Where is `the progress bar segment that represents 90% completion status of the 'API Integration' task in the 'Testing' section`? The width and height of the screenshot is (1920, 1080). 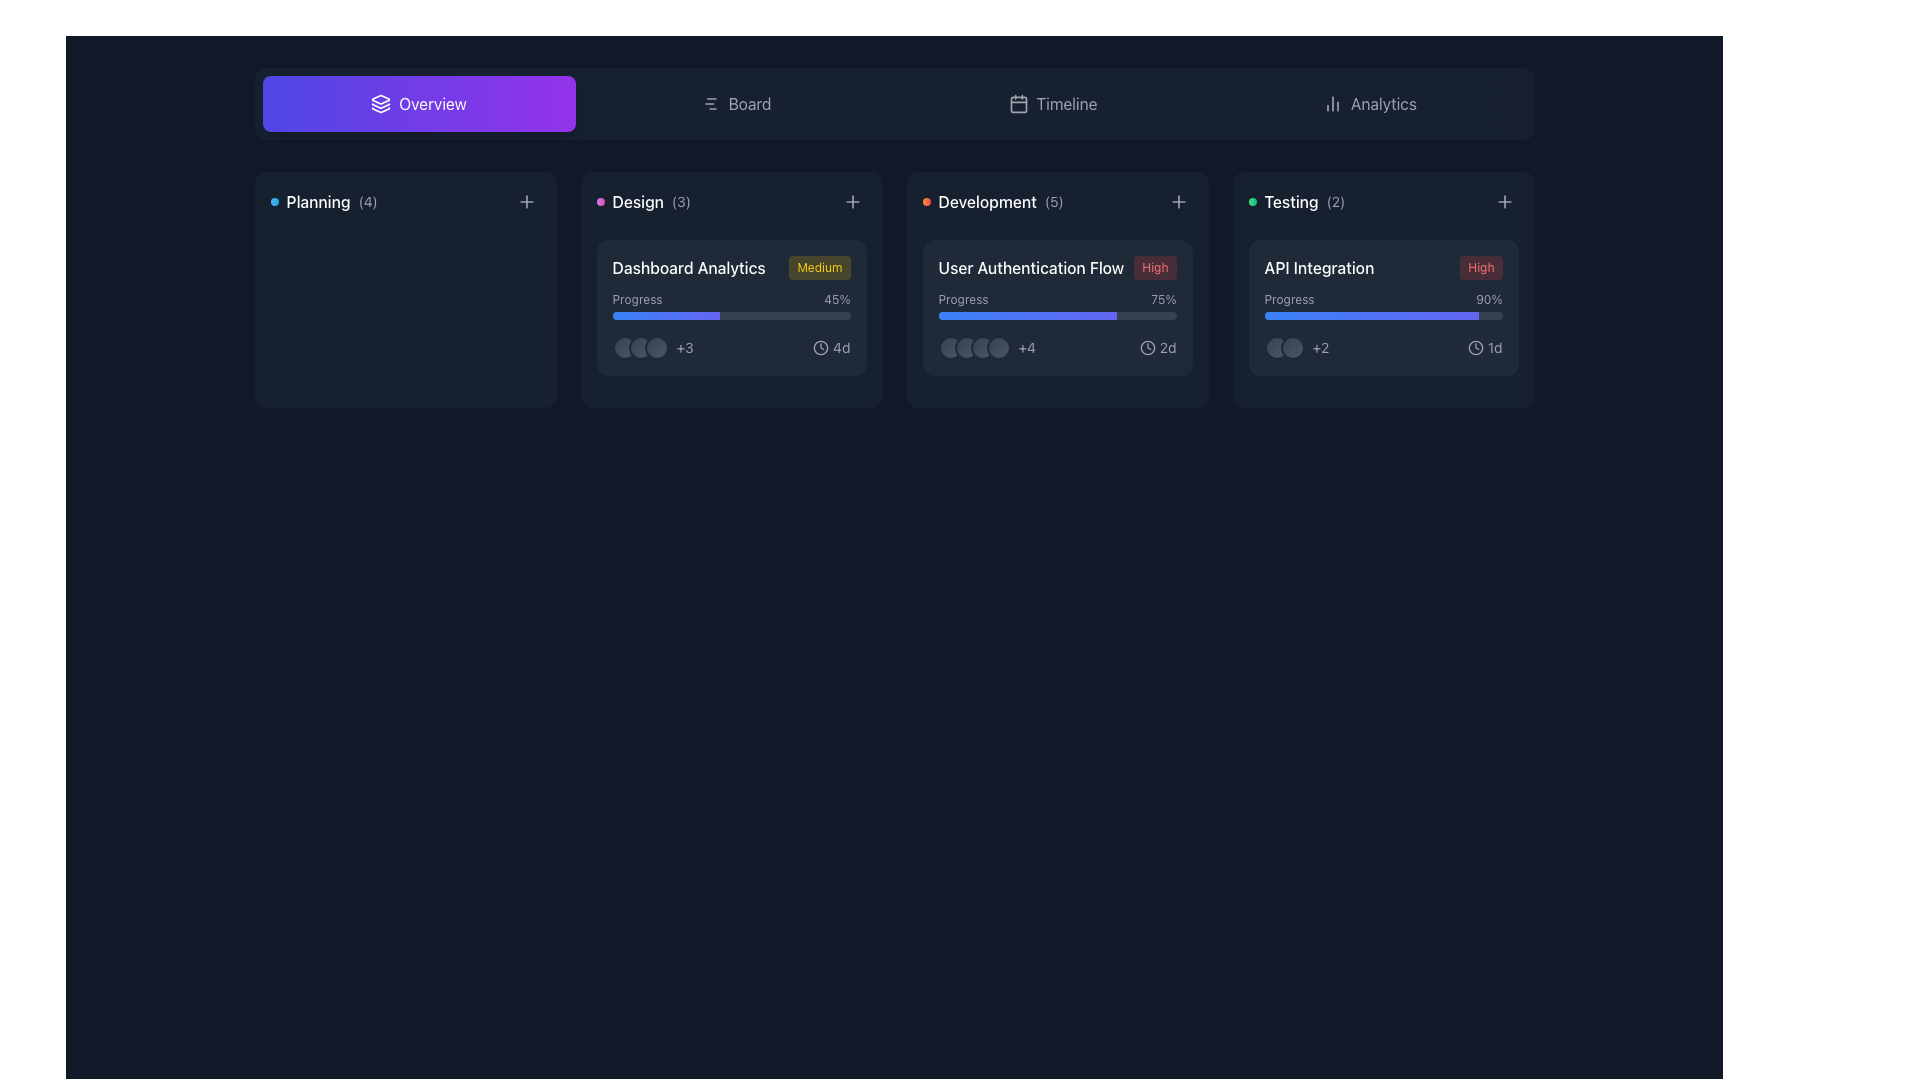 the progress bar segment that represents 90% completion status of the 'API Integration' task in the 'Testing' section is located at coordinates (1370, 315).